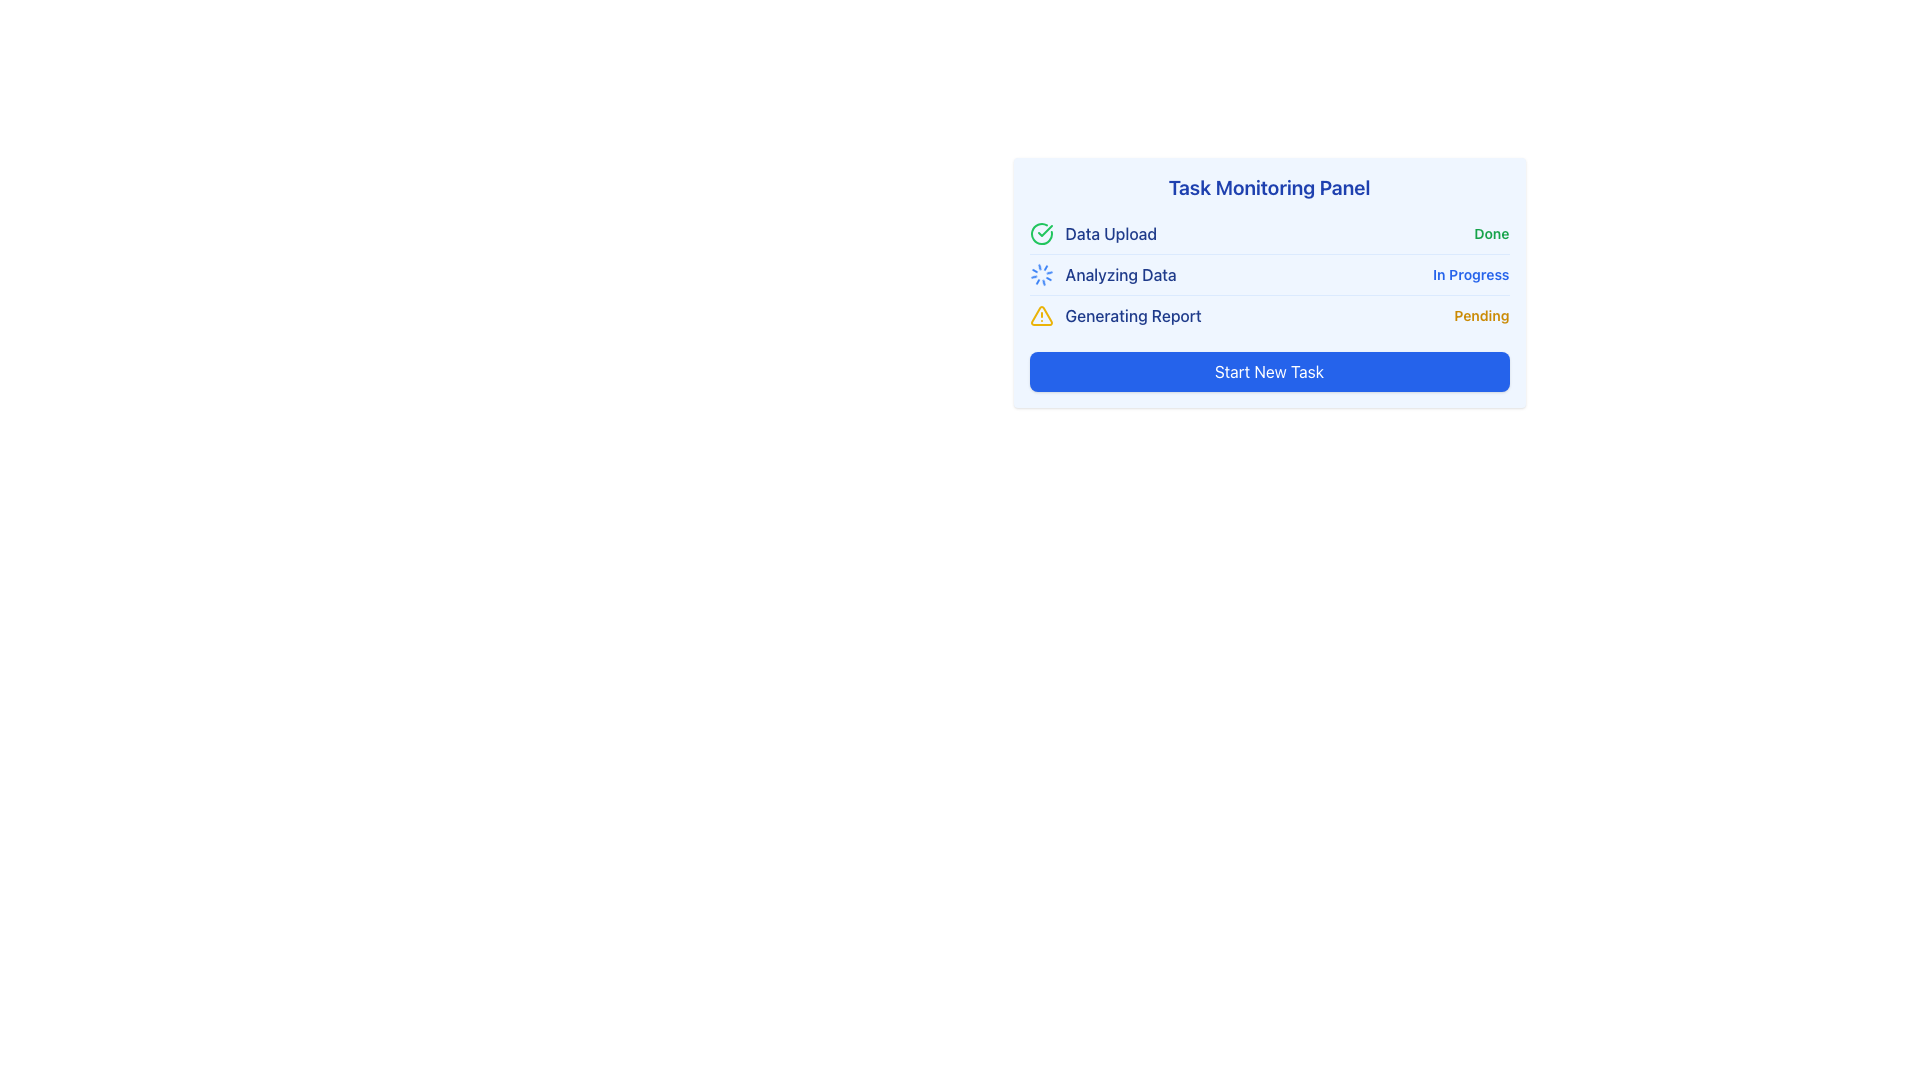 Image resolution: width=1920 pixels, height=1080 pixels. Describe the element at coordinates (1040, 315) in the screenshot. I see `the warning SVG icon located in the 'Generating Report' row of the 'Task Monitoring Panel' section` at that location.